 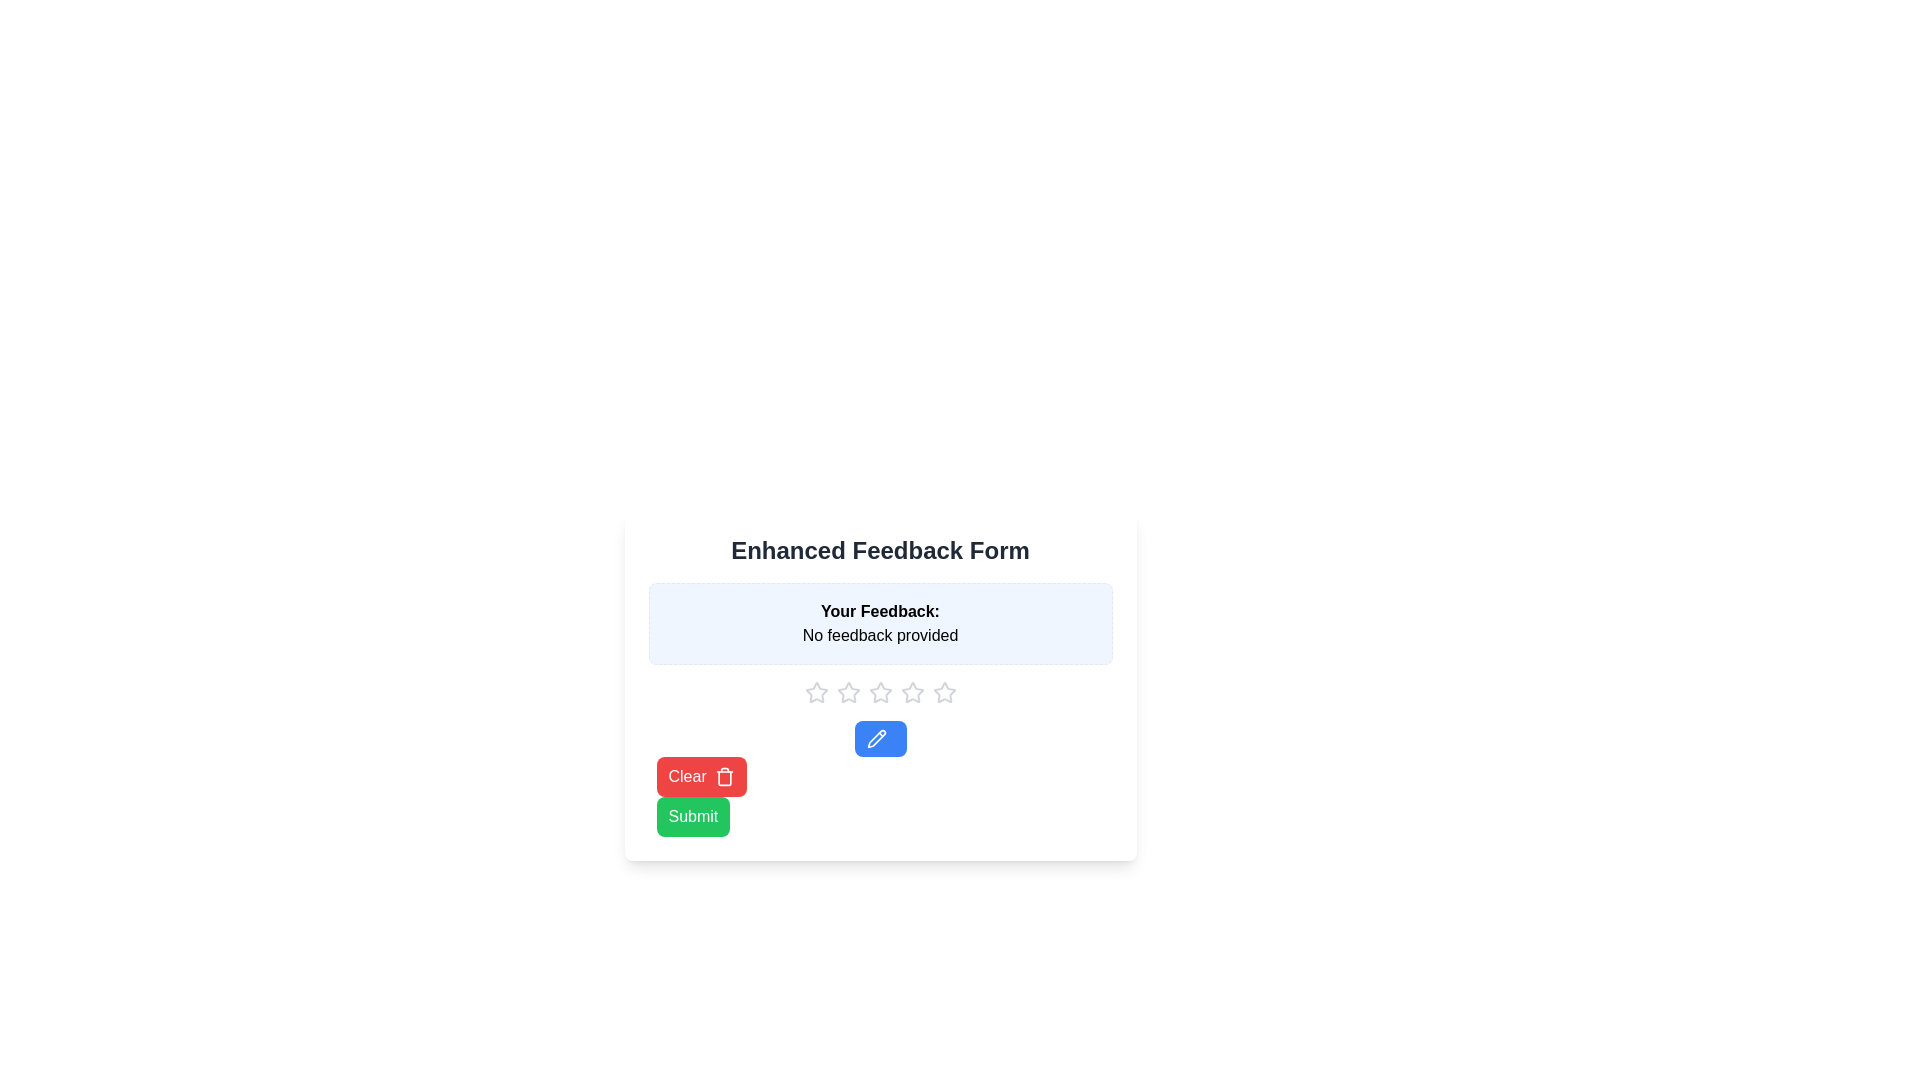 I want to click on the third star icon with a hollow outline, styled in gray, located below the 'Your Feedback: No feedback provided' text area, so click(x=880, y=691).